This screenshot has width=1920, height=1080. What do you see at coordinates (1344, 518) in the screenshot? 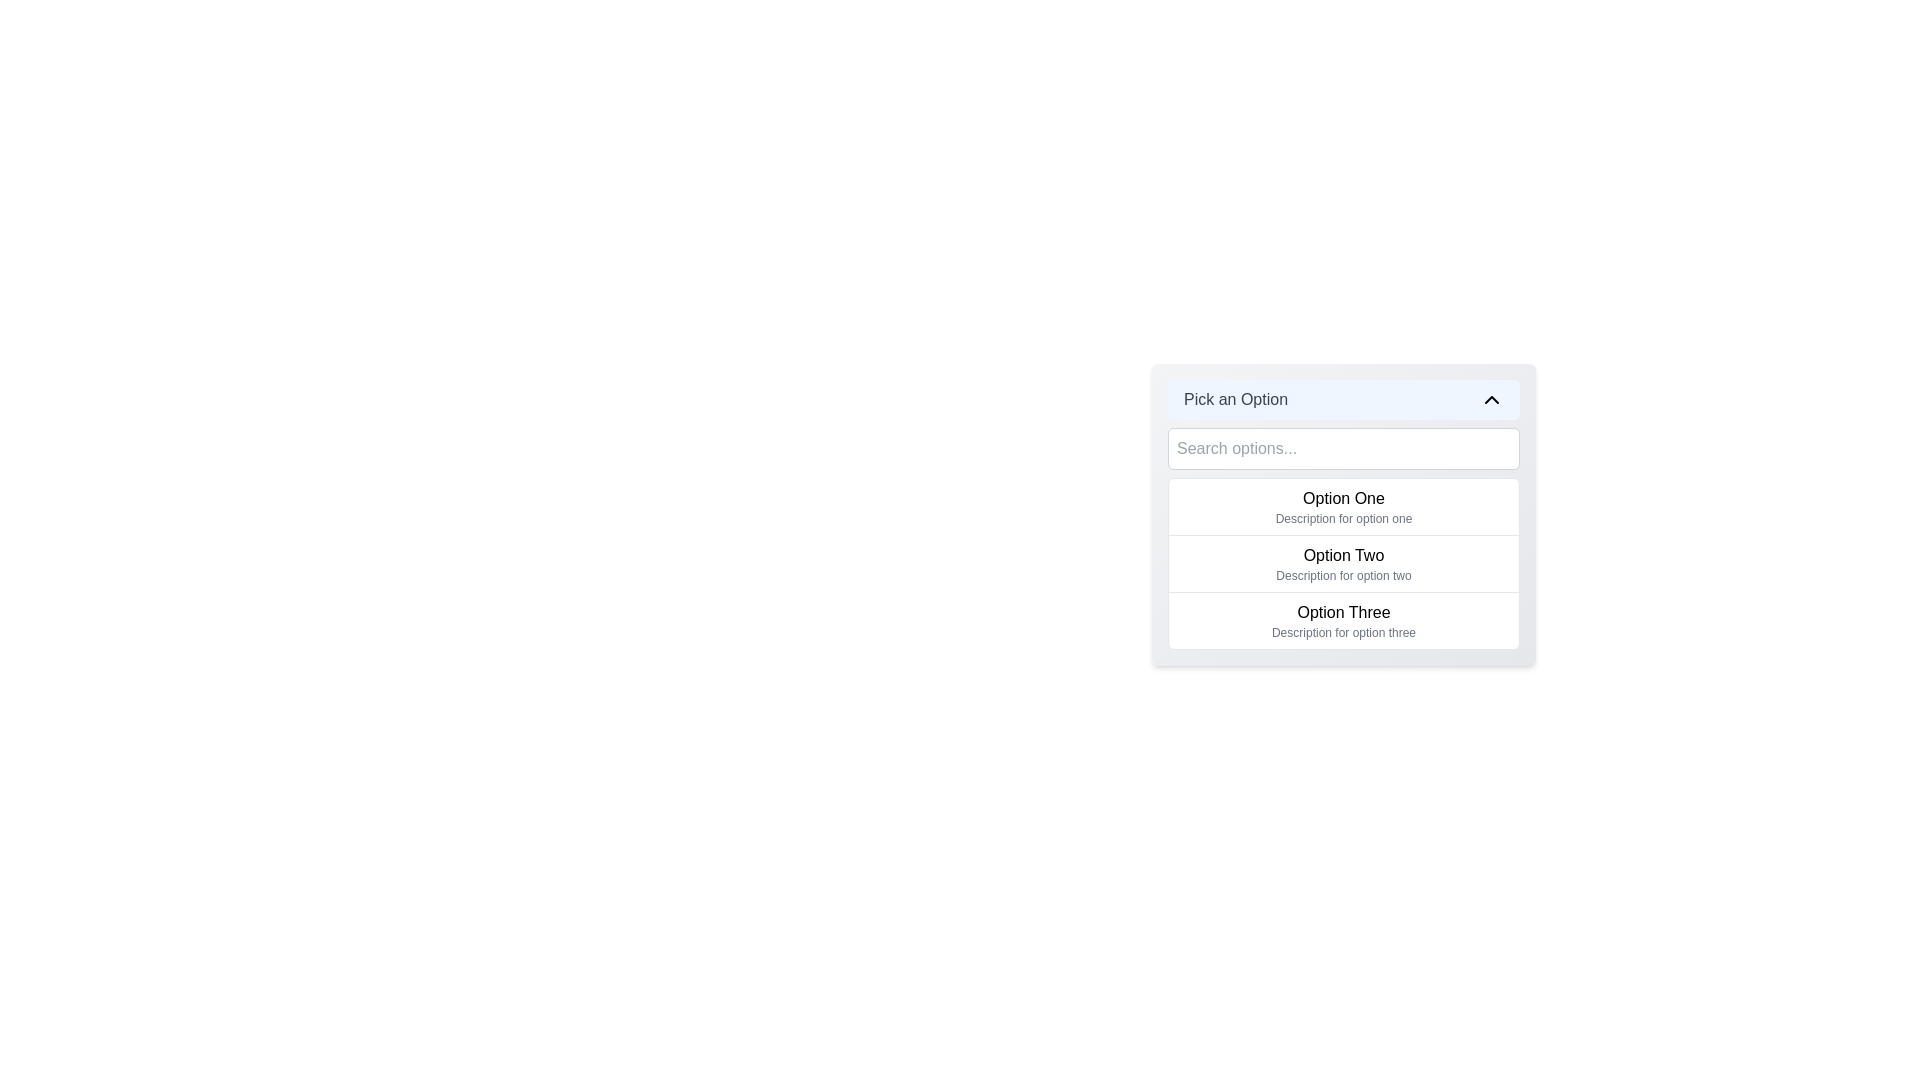
I see `the text label reading 'Description for option one', which is located directly below the bolded title 'Option One' in the first selectable option of the list` at bounding box center [1344, 518].